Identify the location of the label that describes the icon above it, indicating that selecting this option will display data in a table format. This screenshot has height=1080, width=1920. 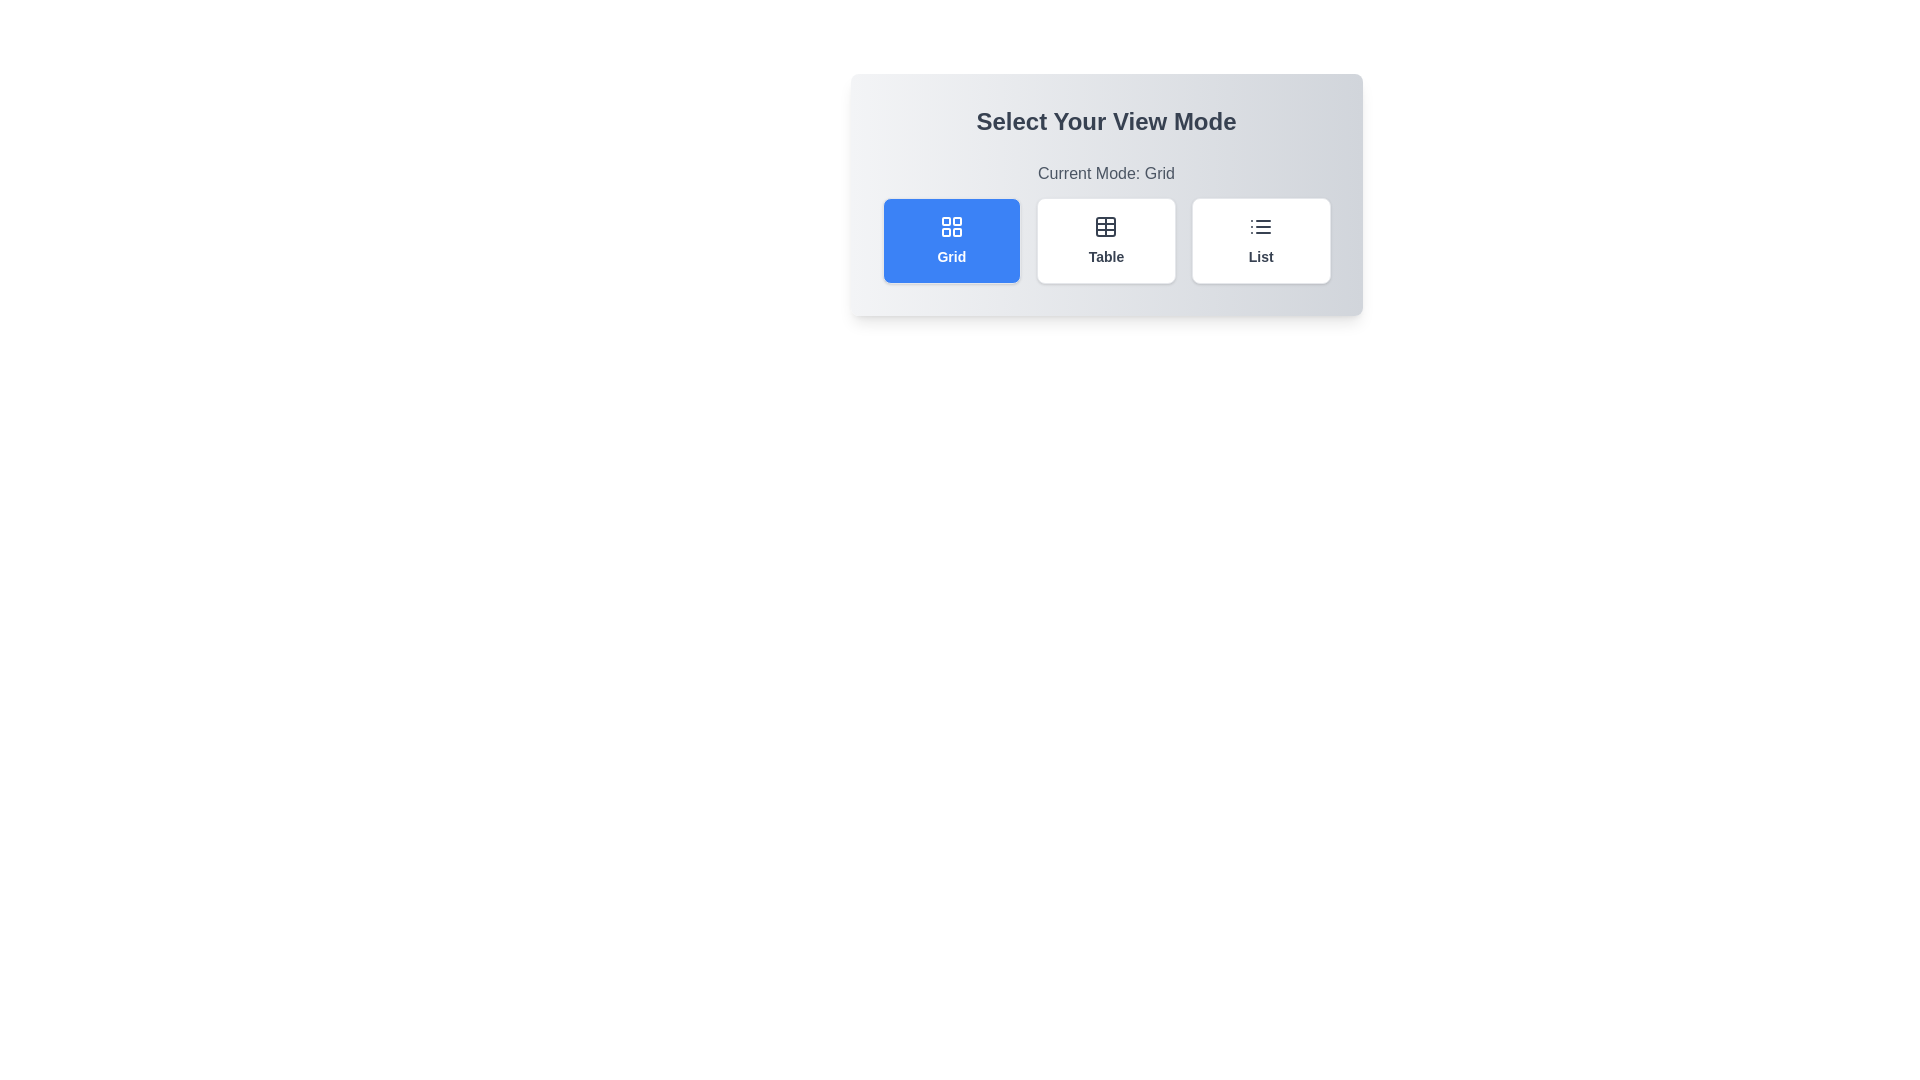
(1105, 256).